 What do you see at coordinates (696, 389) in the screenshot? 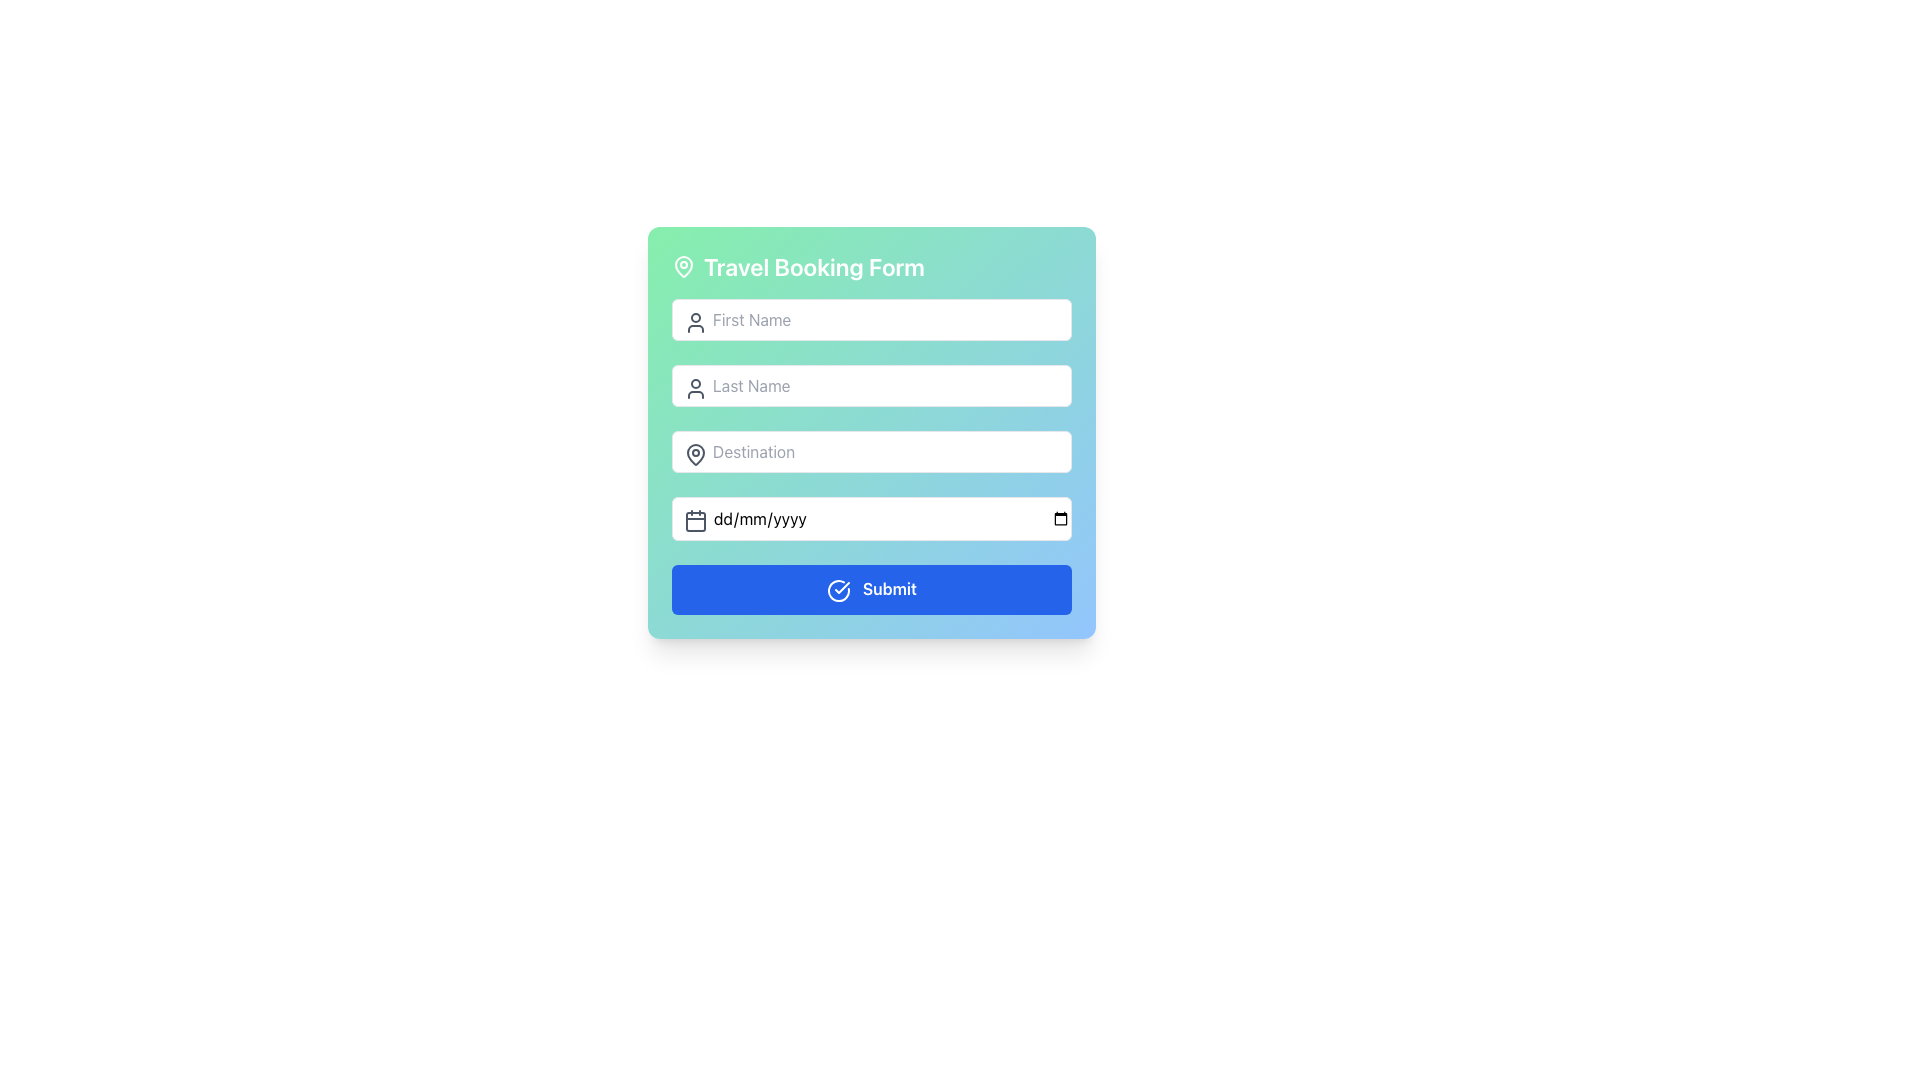
I see `icon that visually indicates the 'Last Name' input field in the 'Travel Booking Form'. This icon is located to the left of the 'Last Name' input field, which is the second input in the form sequence` at bounding box center [696, 389].